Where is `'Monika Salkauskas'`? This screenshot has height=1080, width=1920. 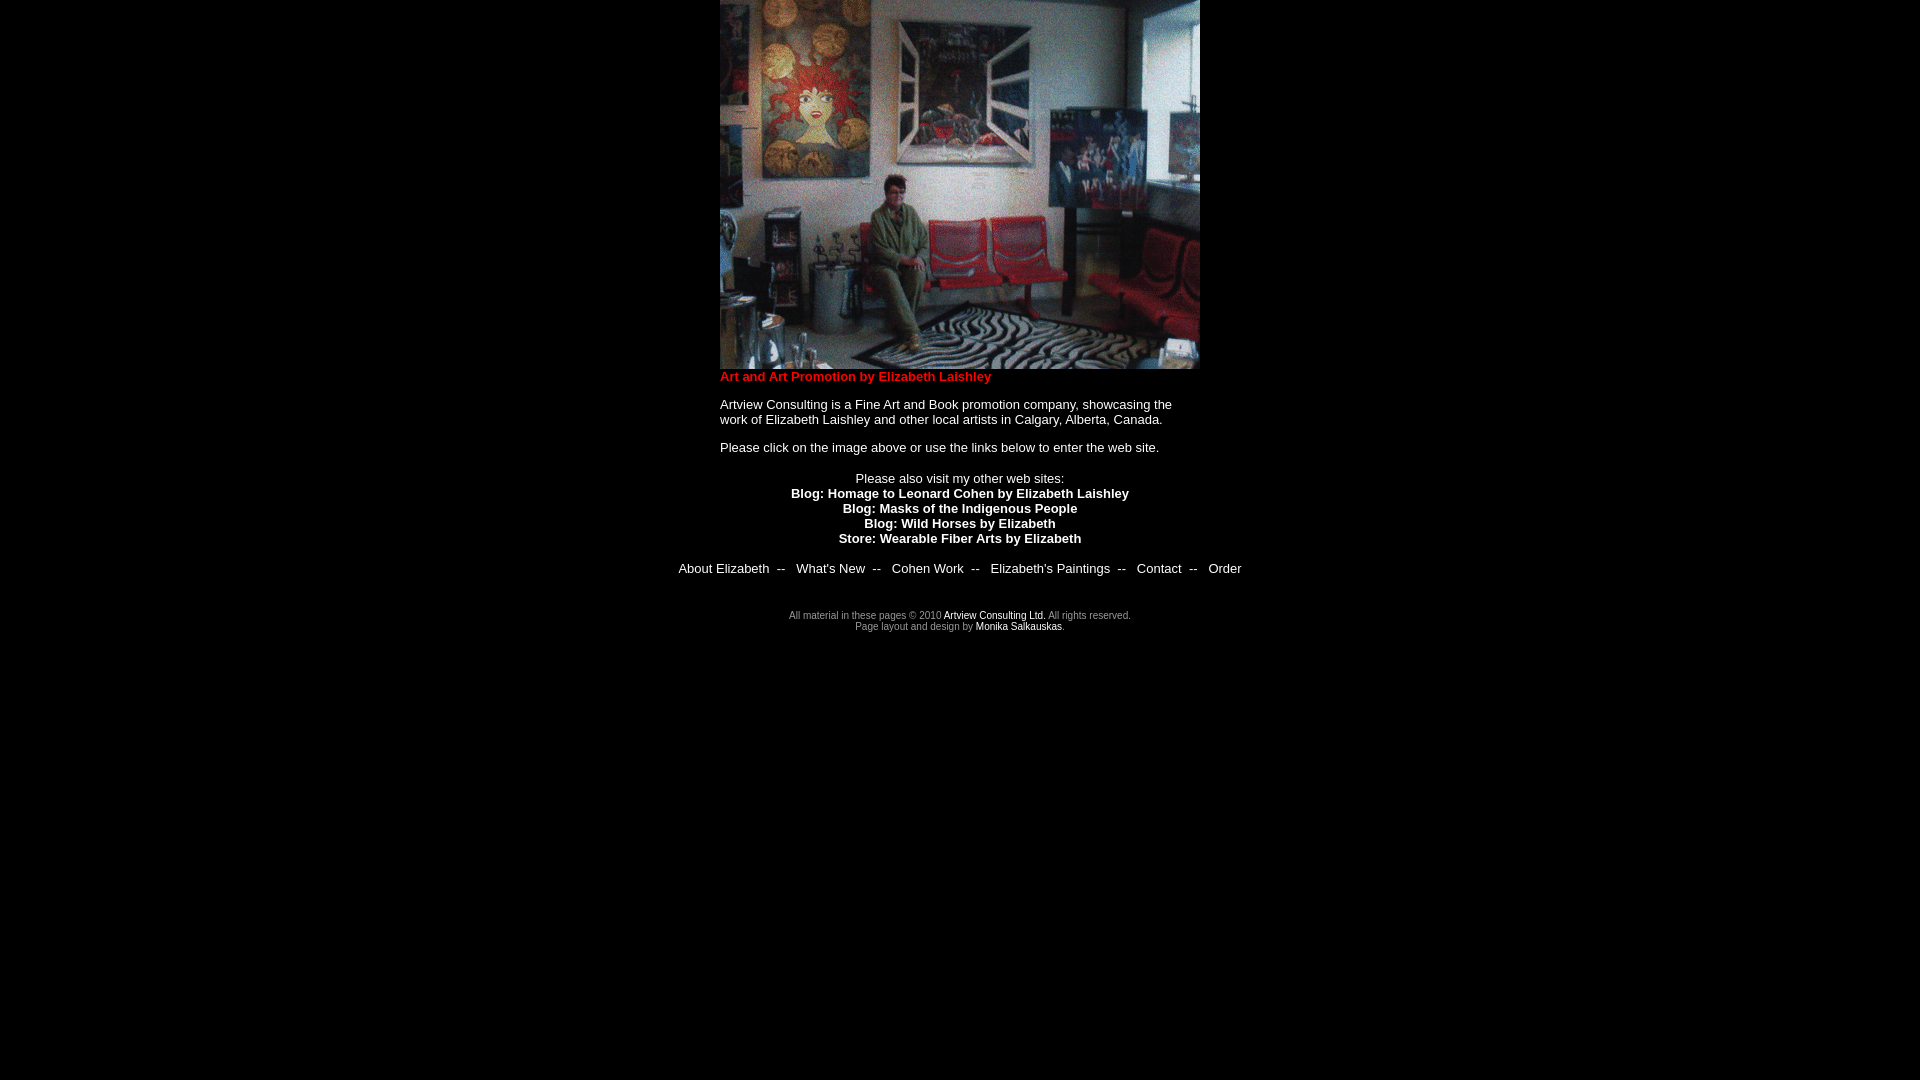
'Monika Salkauskas' is located at coordinates (975, 625).